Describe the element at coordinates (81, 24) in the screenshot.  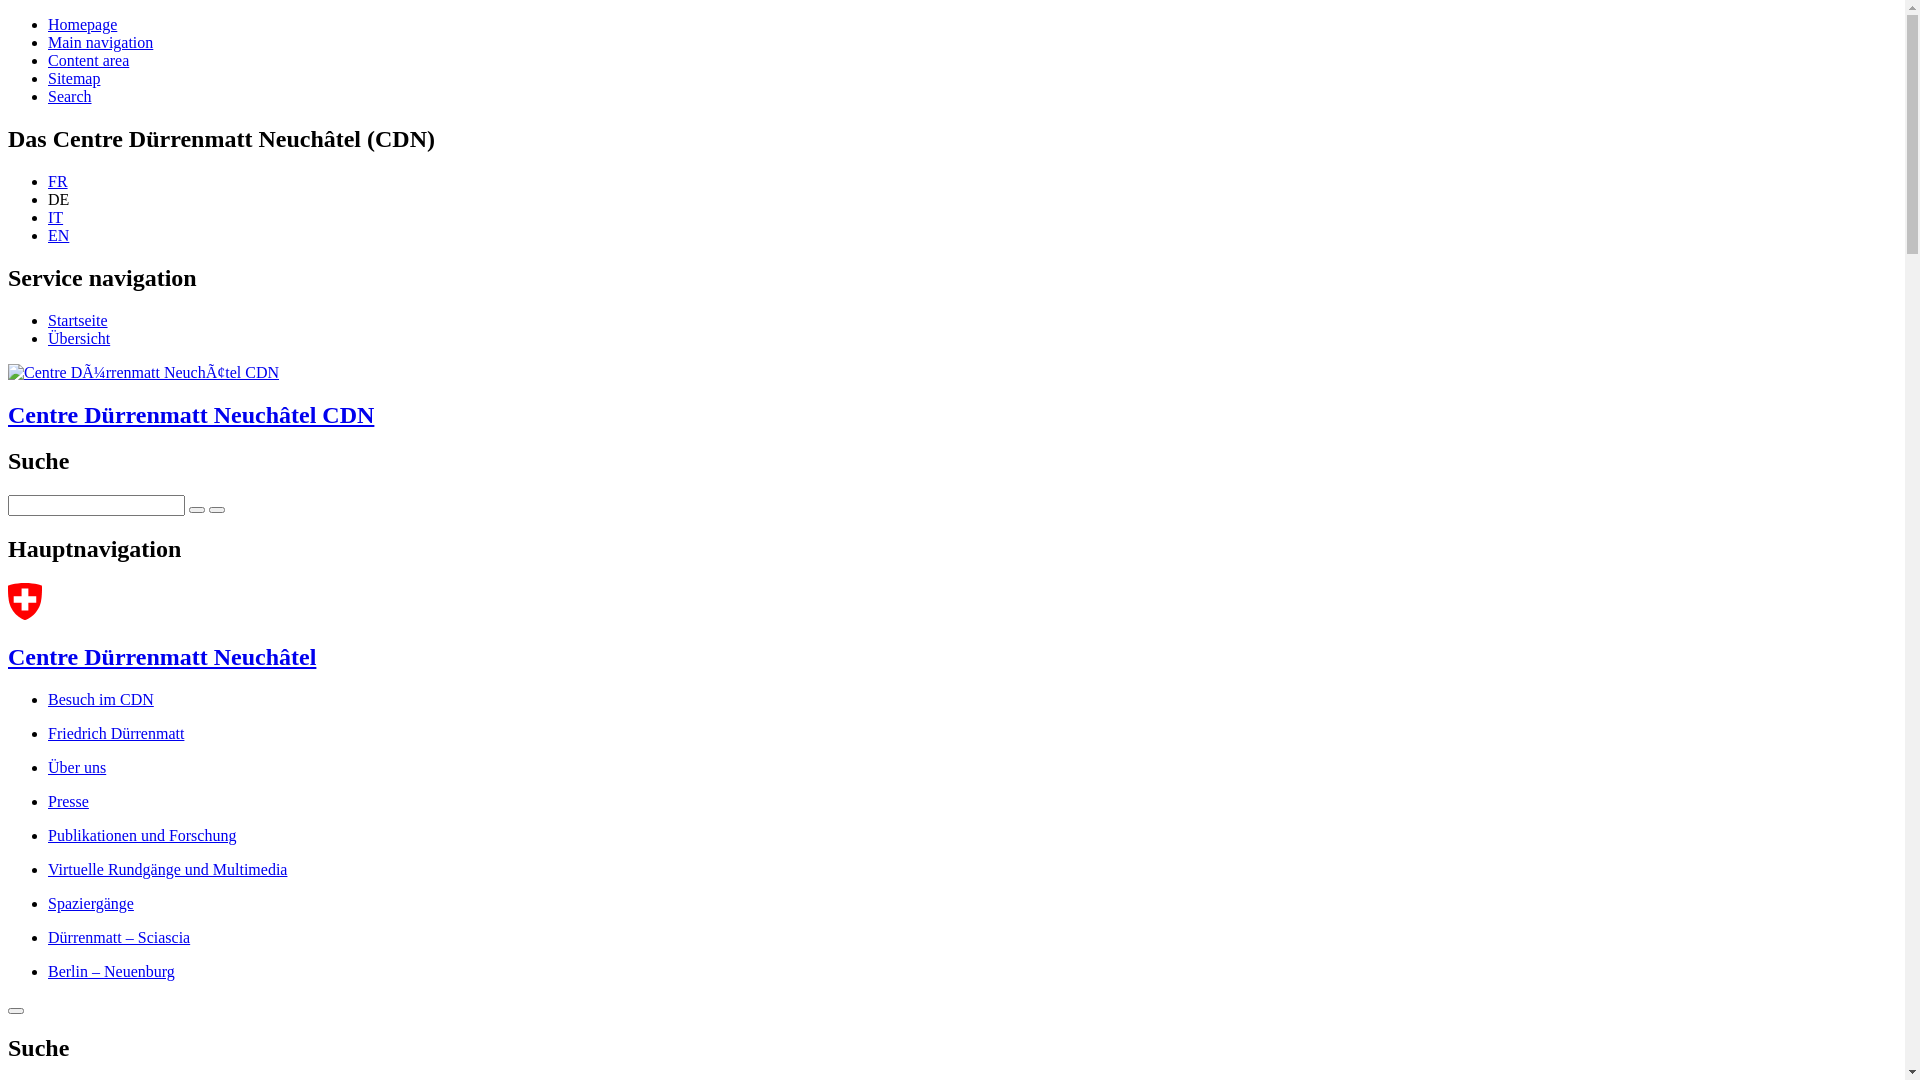
I see `'Homepage'` at that location.